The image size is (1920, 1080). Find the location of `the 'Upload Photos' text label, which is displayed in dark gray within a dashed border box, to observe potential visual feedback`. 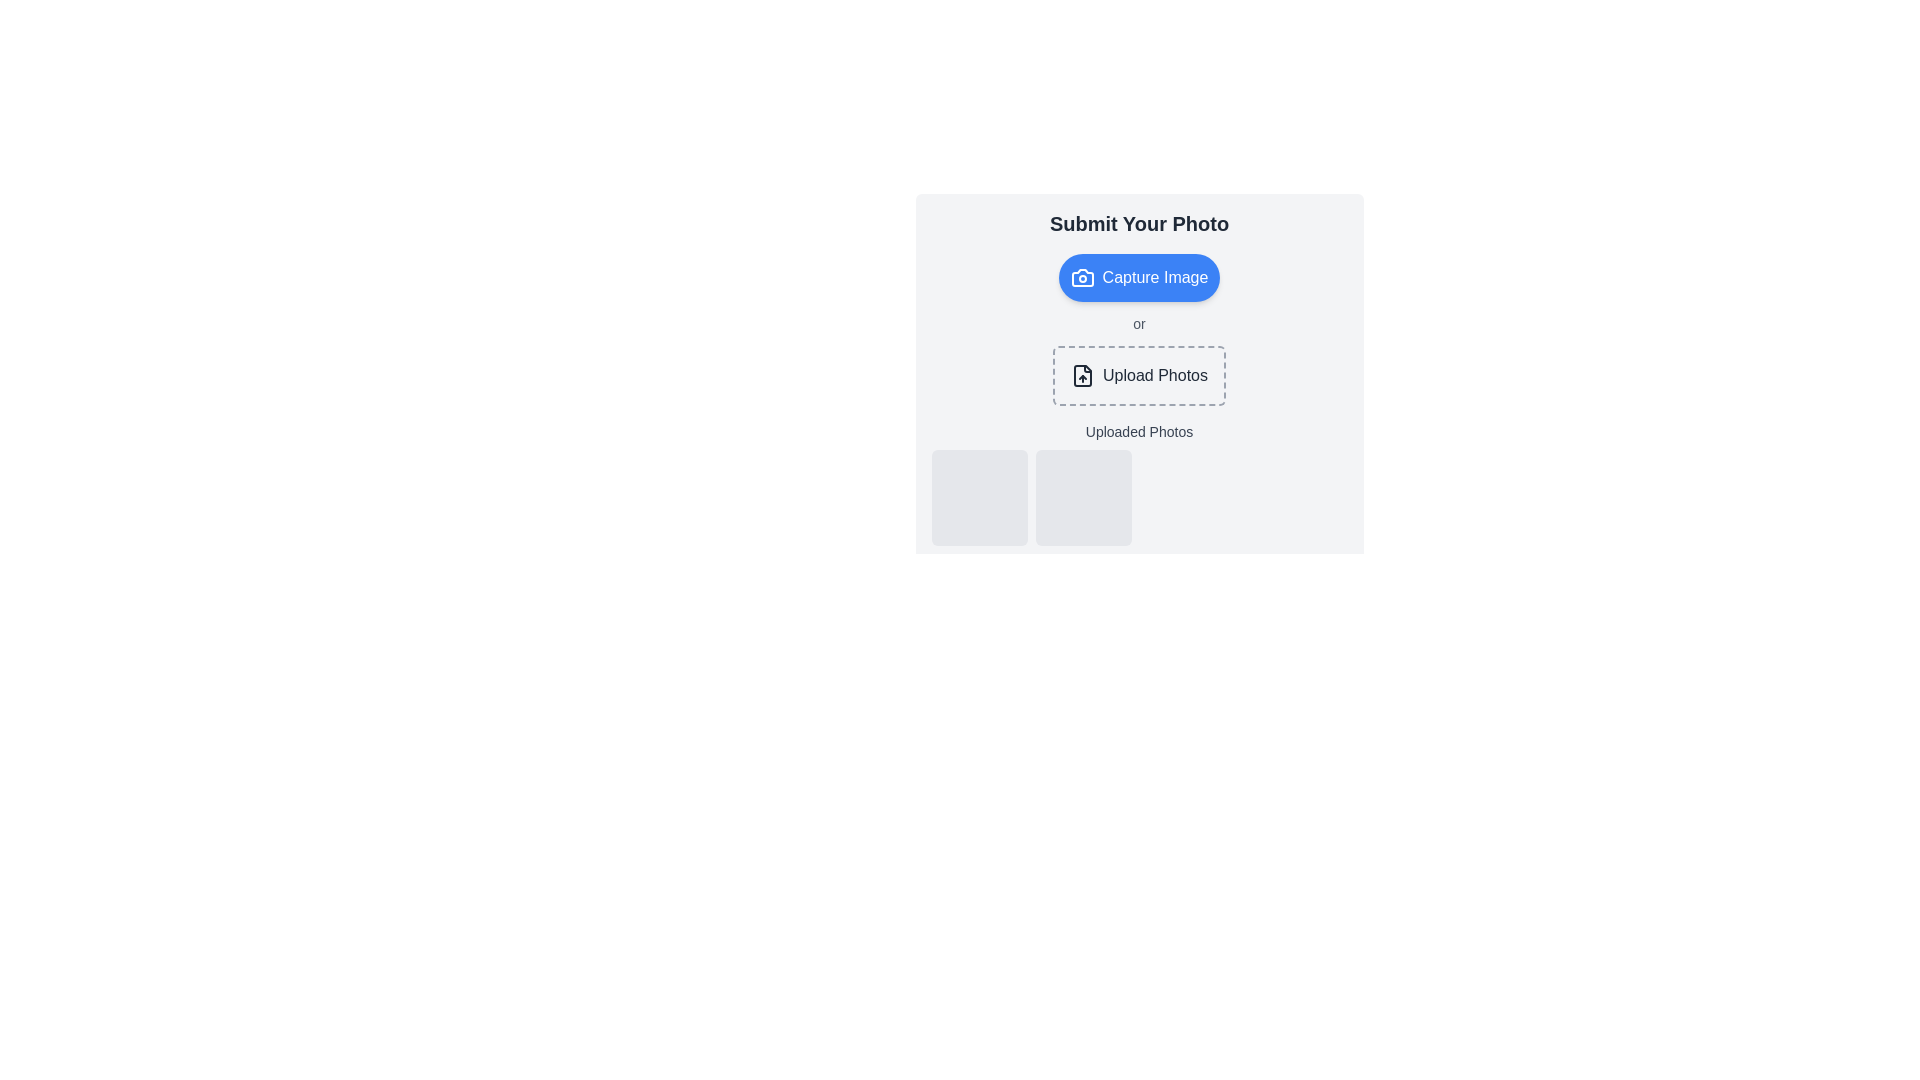

the 'Upload Photos' text label, which is displayed in dark gray within a dashed border box, to observe potential visual feedback is located at coordinates (1155, 375).